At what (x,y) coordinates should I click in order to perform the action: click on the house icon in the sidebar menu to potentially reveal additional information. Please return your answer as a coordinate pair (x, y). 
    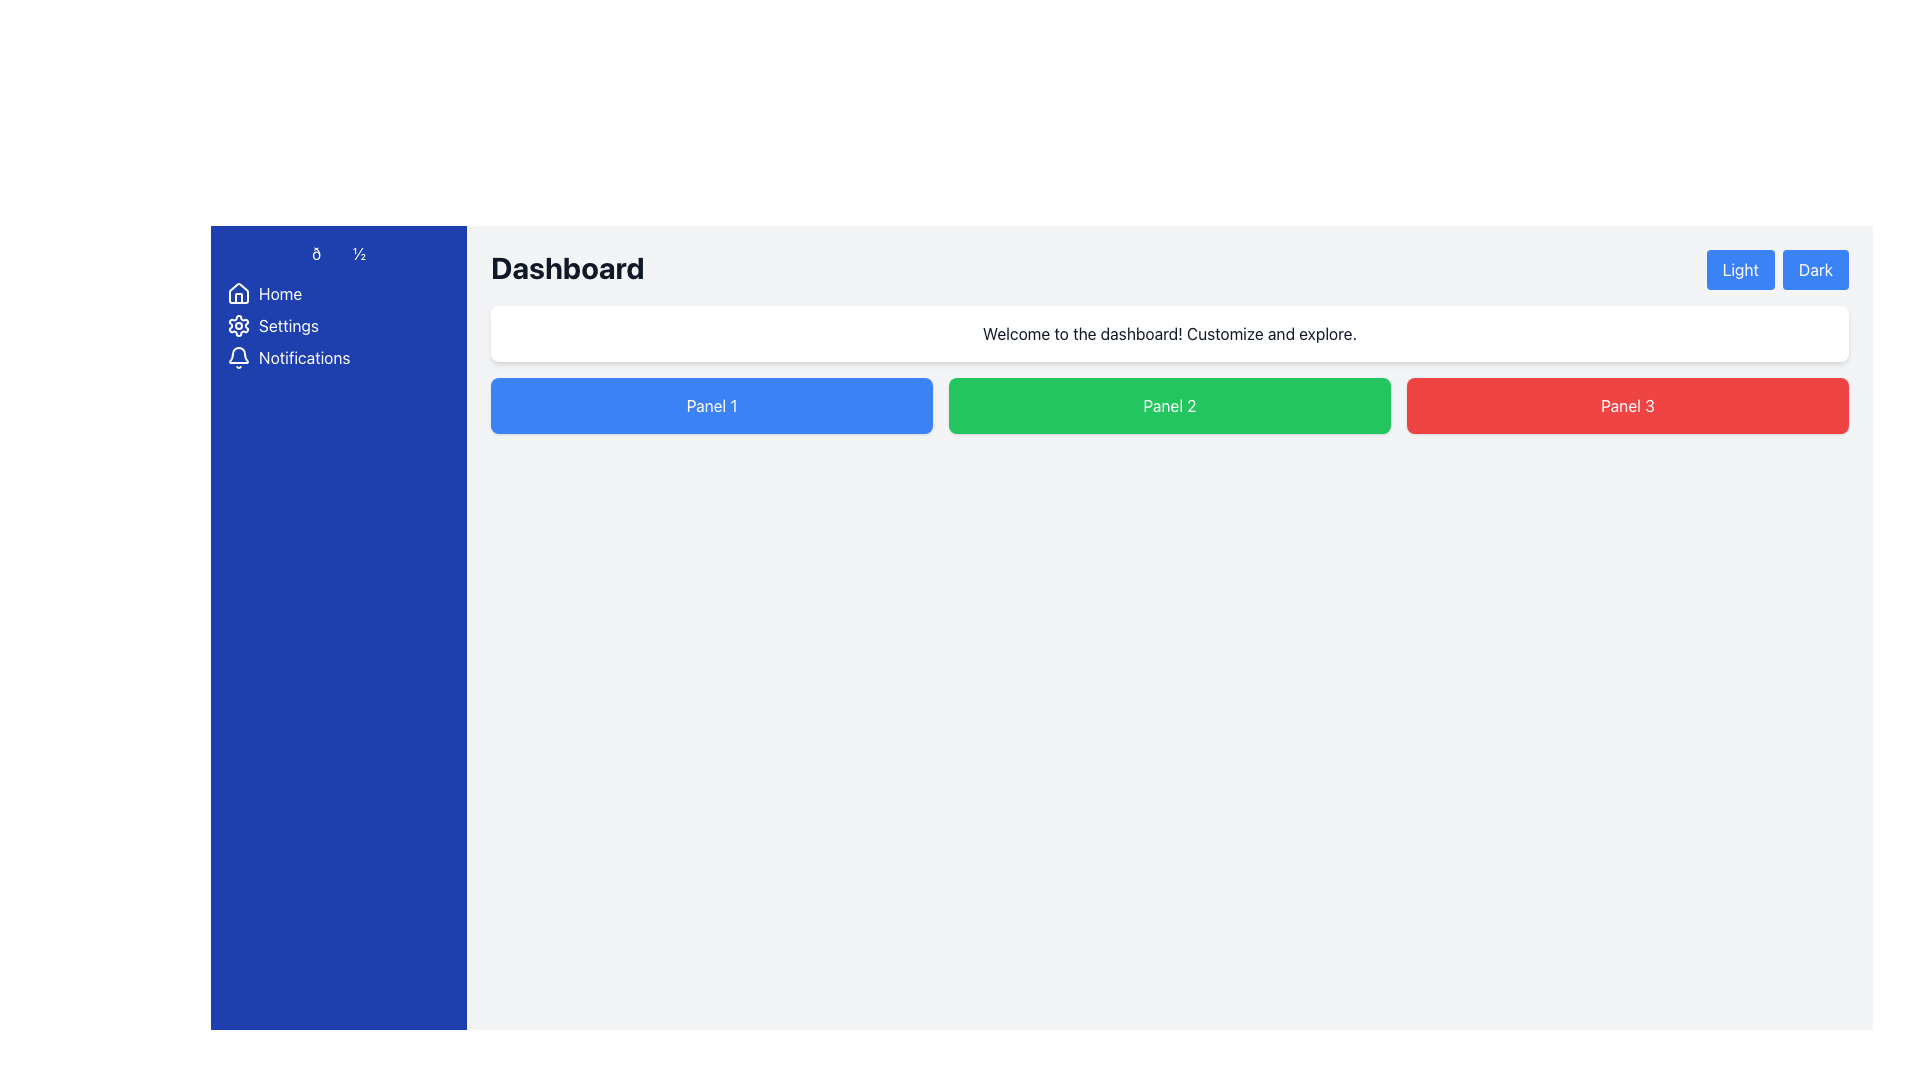
    Looking at the image, I should click on (239, 293).